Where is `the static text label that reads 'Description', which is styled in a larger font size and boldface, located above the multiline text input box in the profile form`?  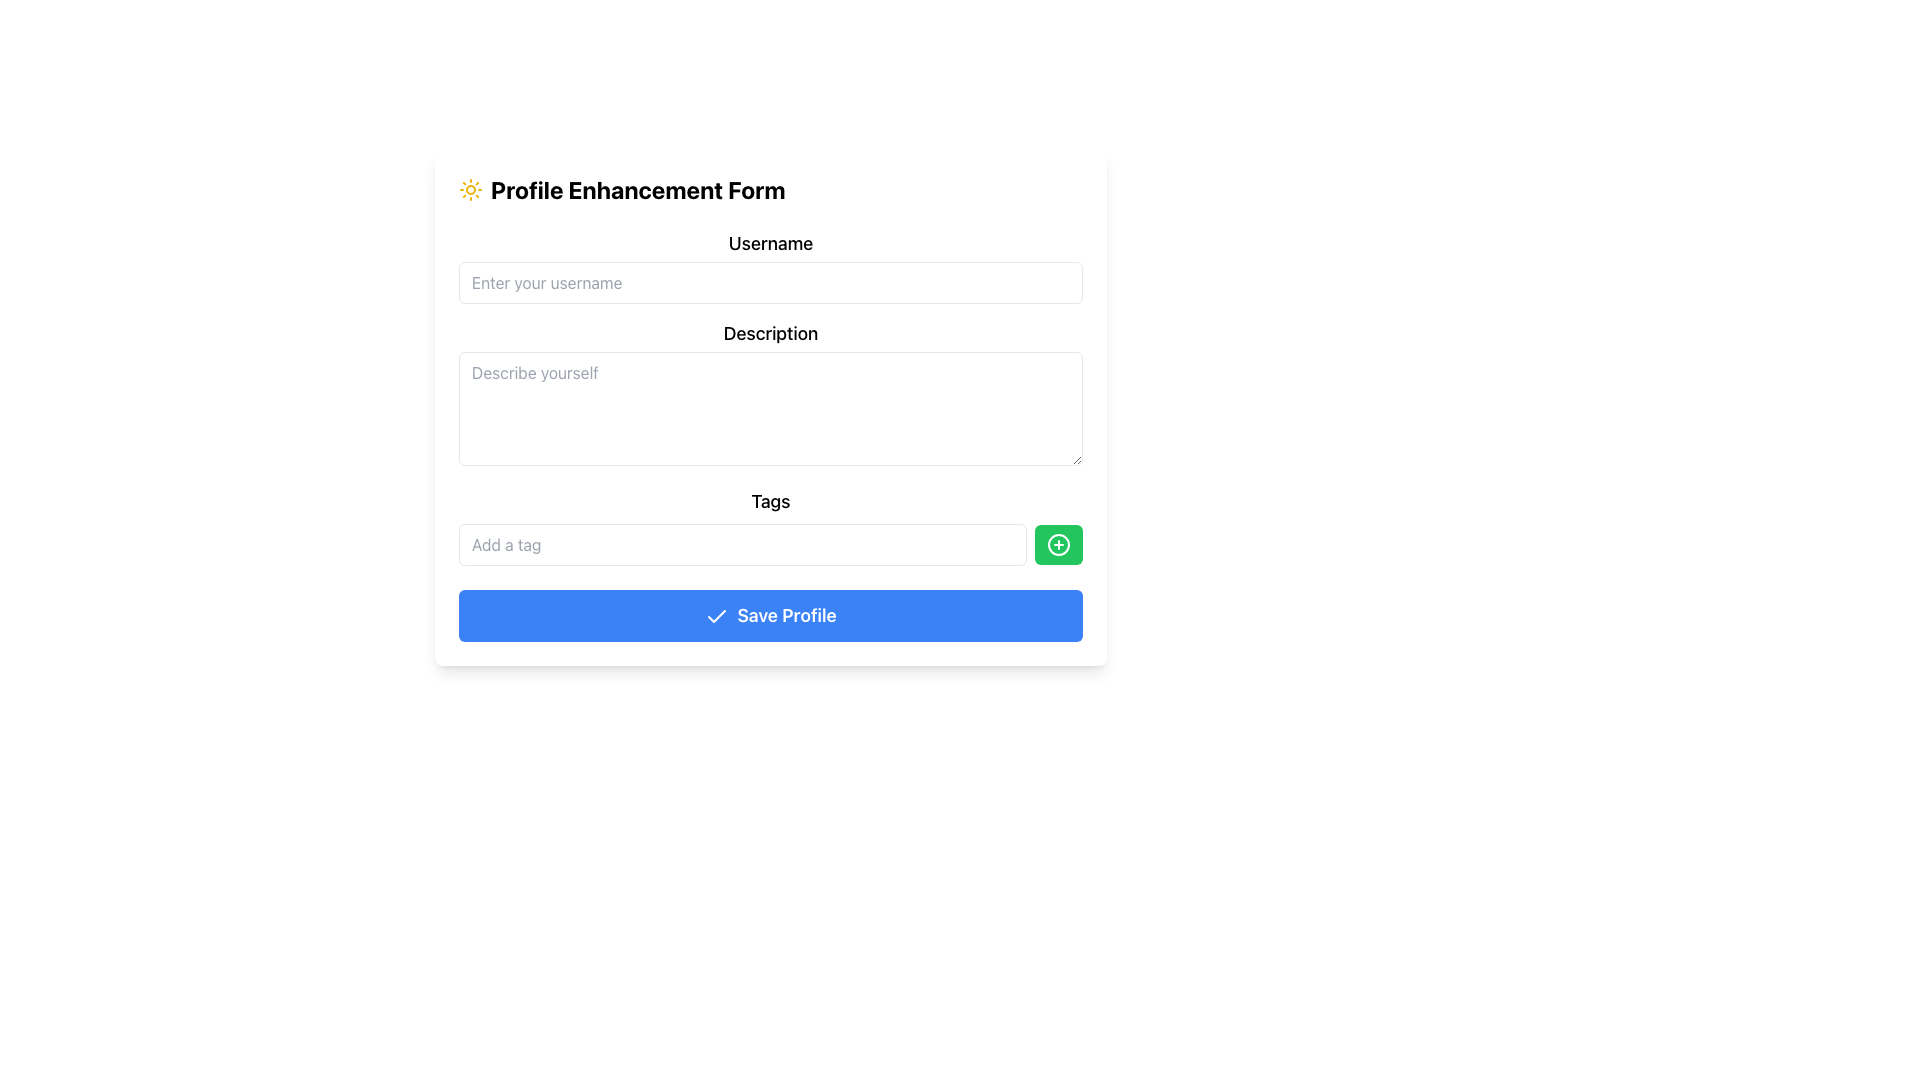
the static text label that reads 'Description', which is styled in a larger font size and boldface, located above the multiline text input box in the profile form is located at coordinates (770, 332).